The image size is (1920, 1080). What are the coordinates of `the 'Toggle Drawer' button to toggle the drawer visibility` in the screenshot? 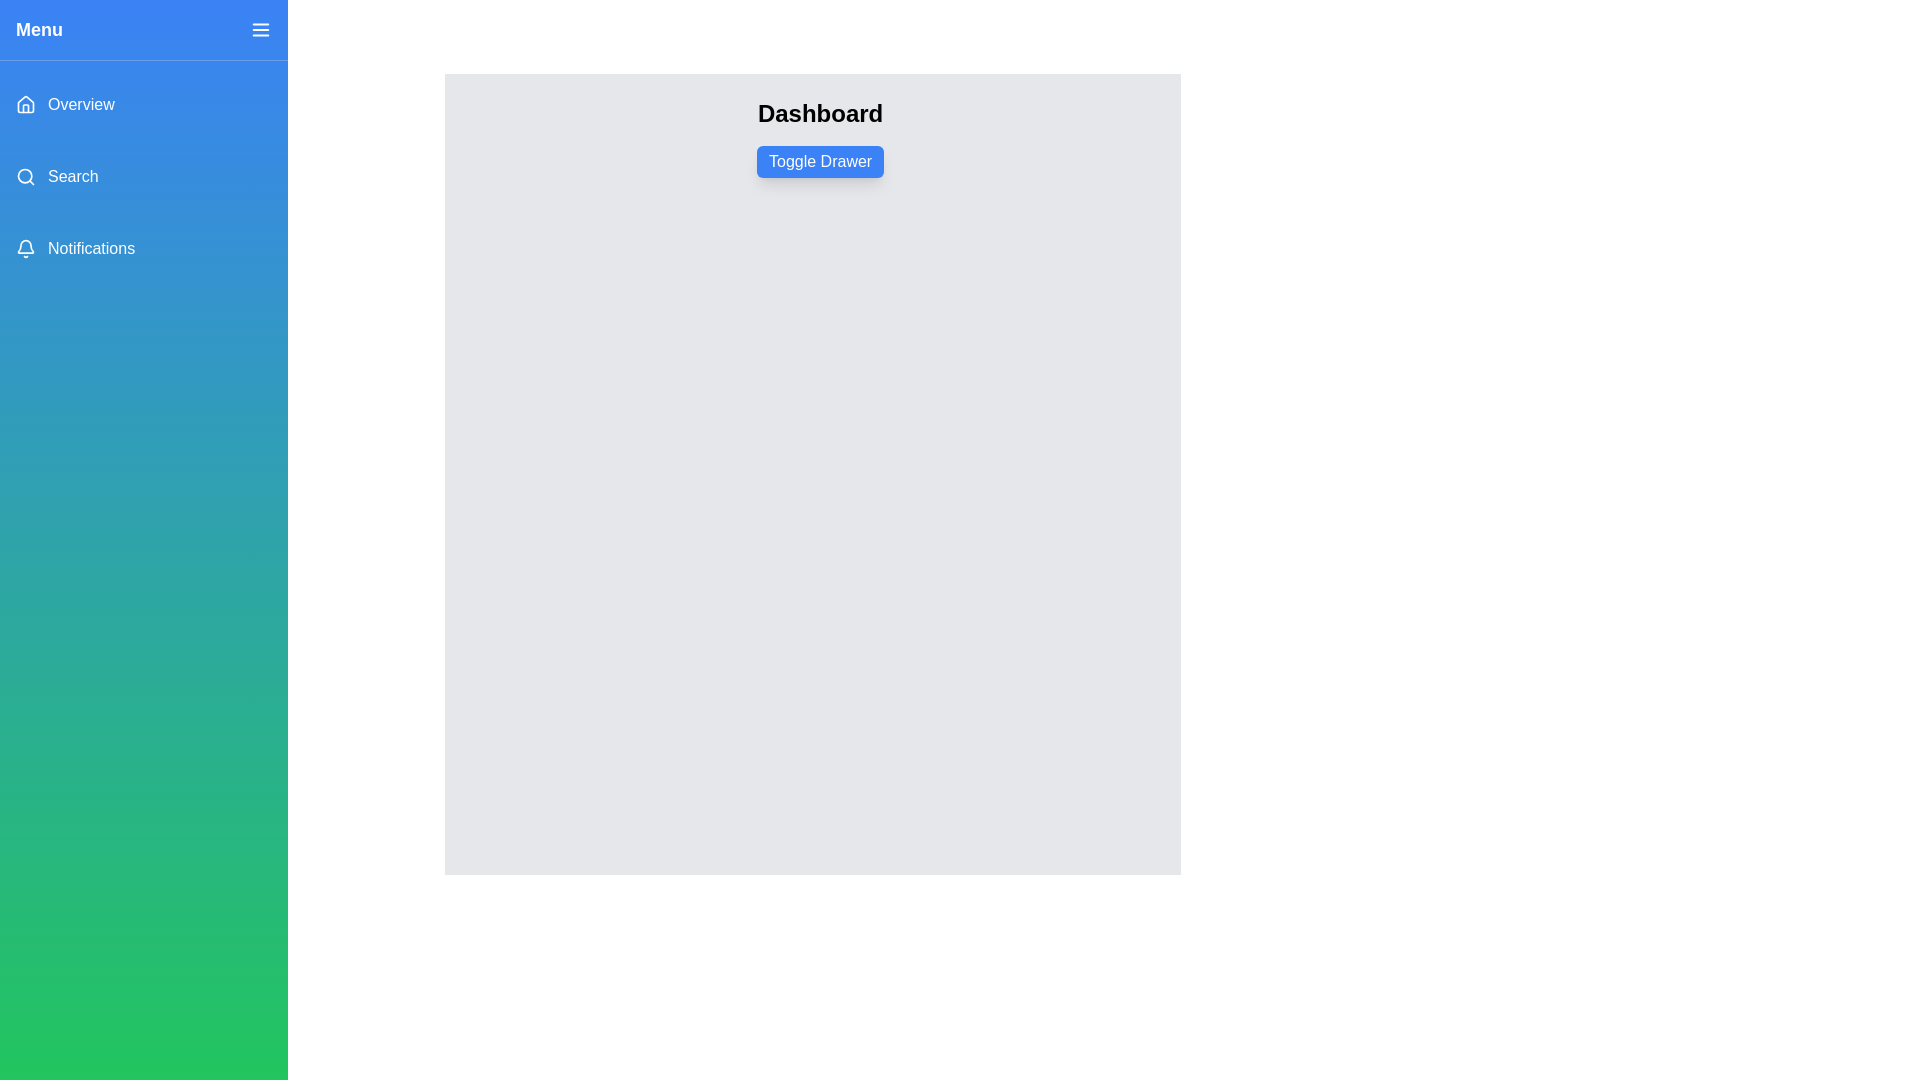 It's located at (820, 161).